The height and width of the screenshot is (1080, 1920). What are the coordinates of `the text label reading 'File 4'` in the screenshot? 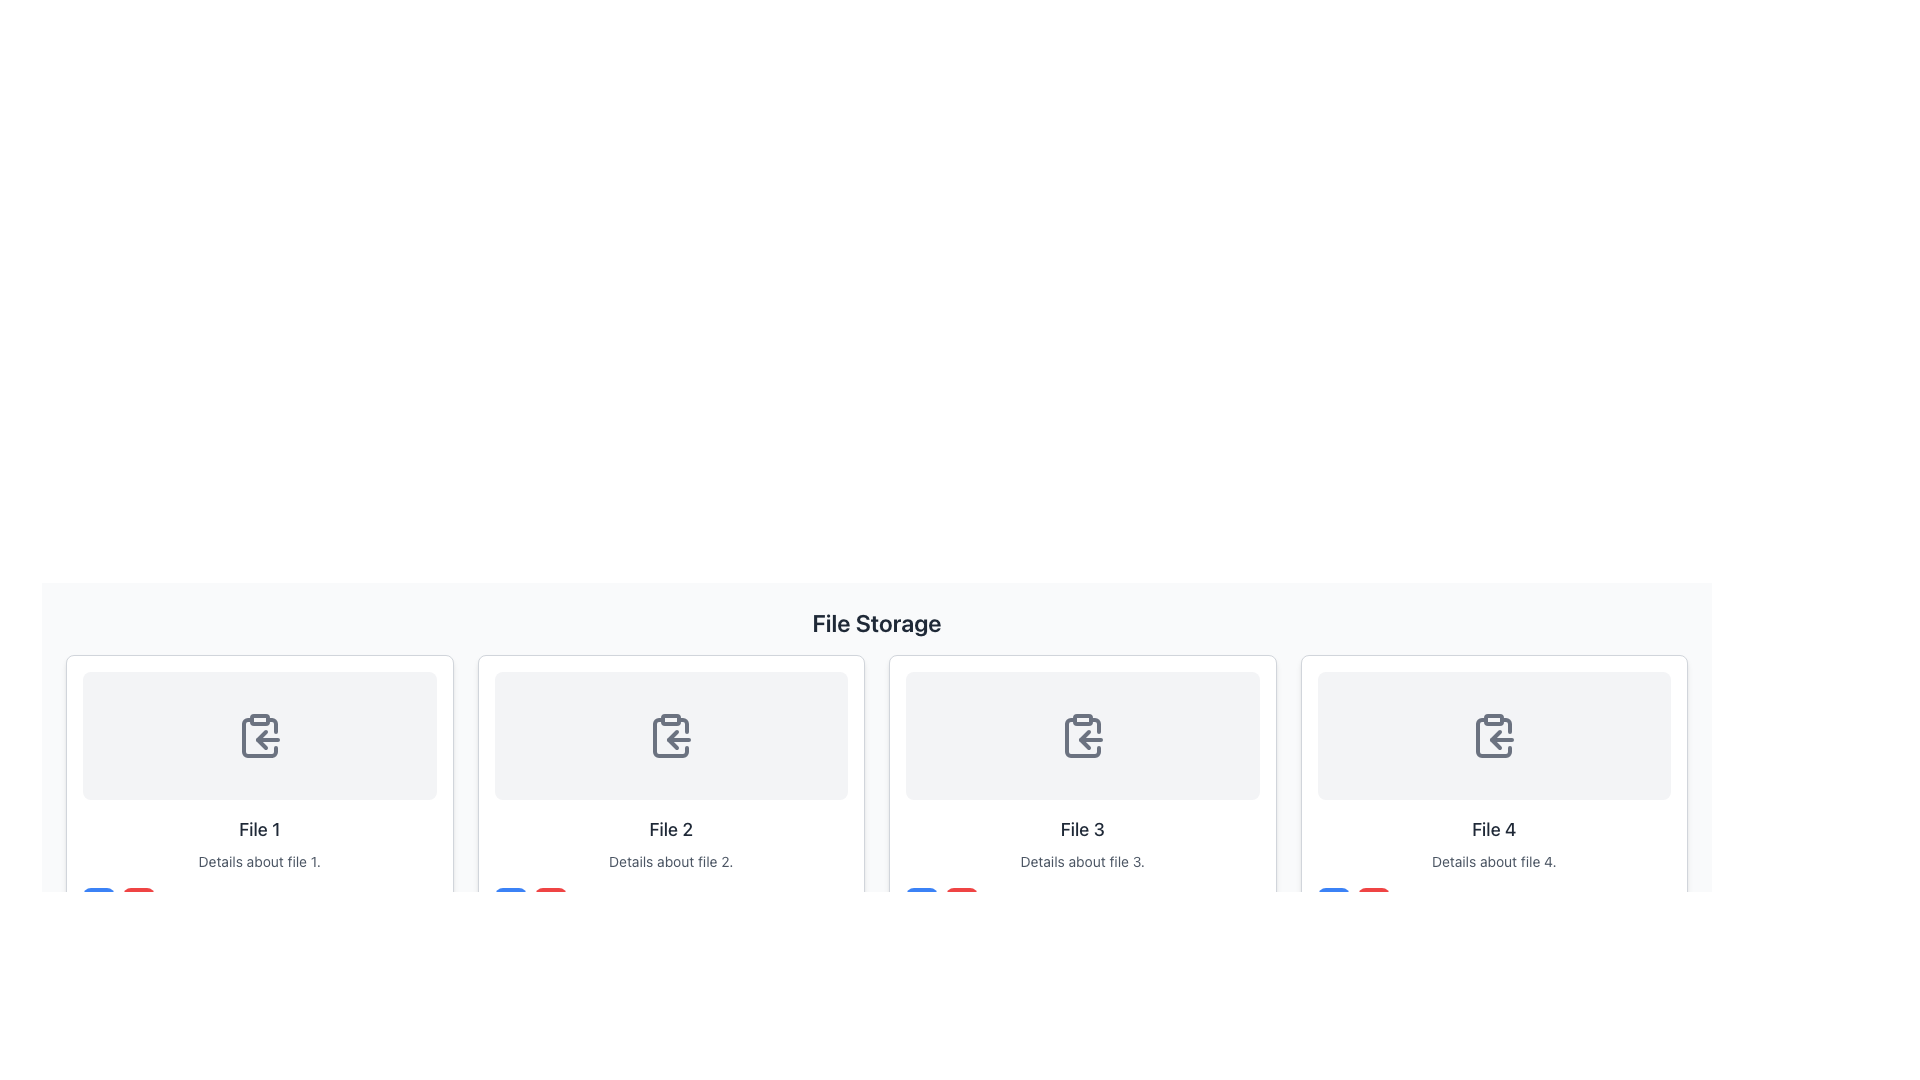 It's located at (1494, 829).